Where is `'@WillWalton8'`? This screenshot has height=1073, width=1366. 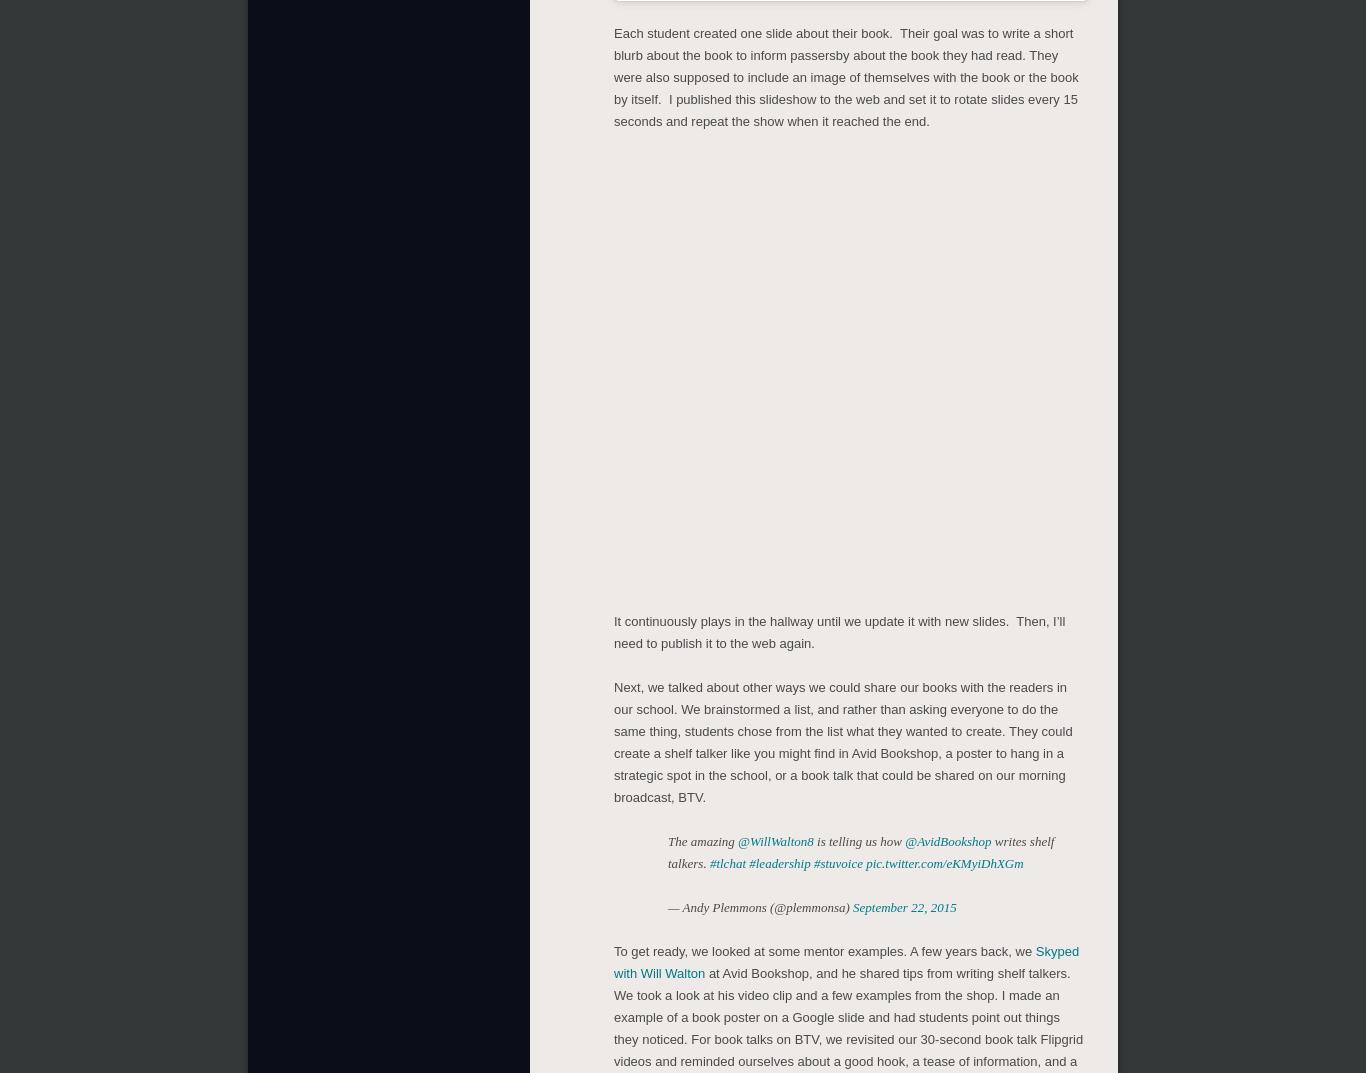
'@WillWalton8' is located at coordinates (775, 840).